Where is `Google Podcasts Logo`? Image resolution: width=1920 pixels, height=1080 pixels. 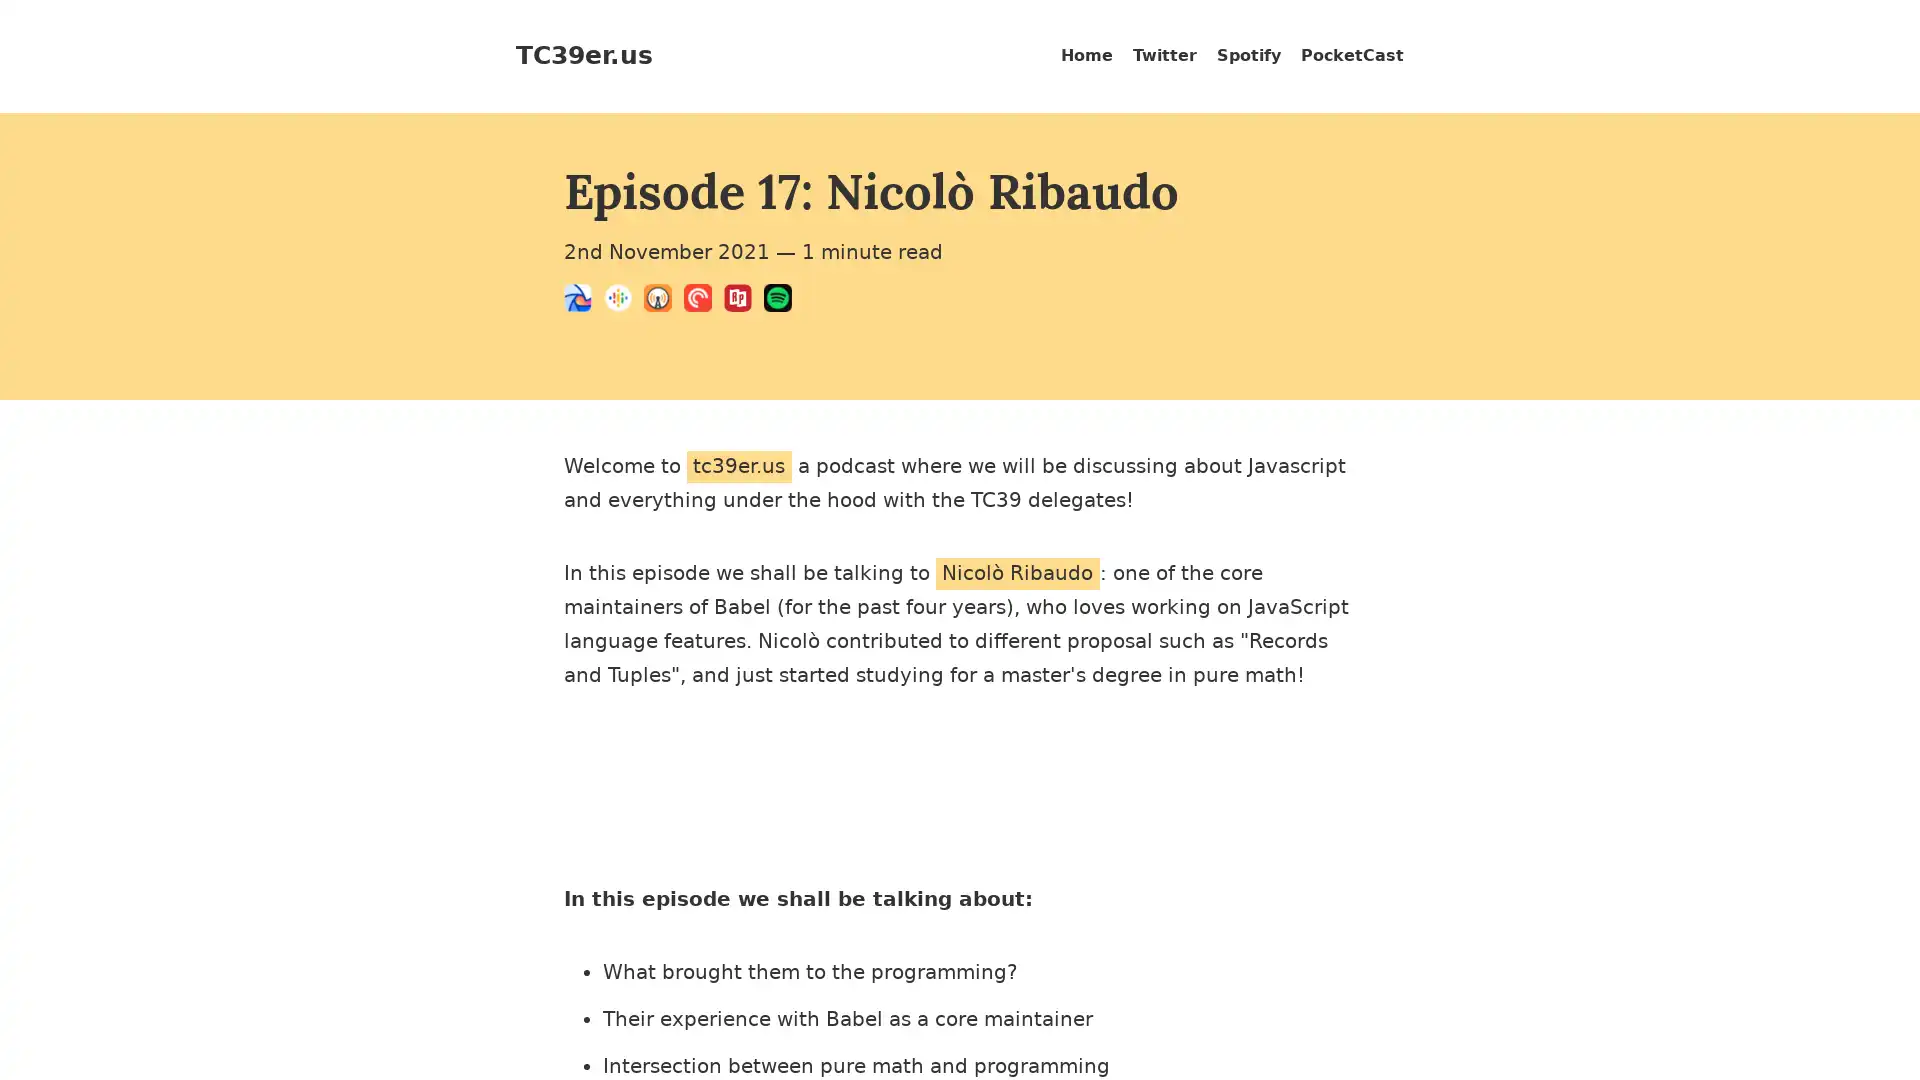 Google Podcasts Logo is located at coordinates (623, 301).